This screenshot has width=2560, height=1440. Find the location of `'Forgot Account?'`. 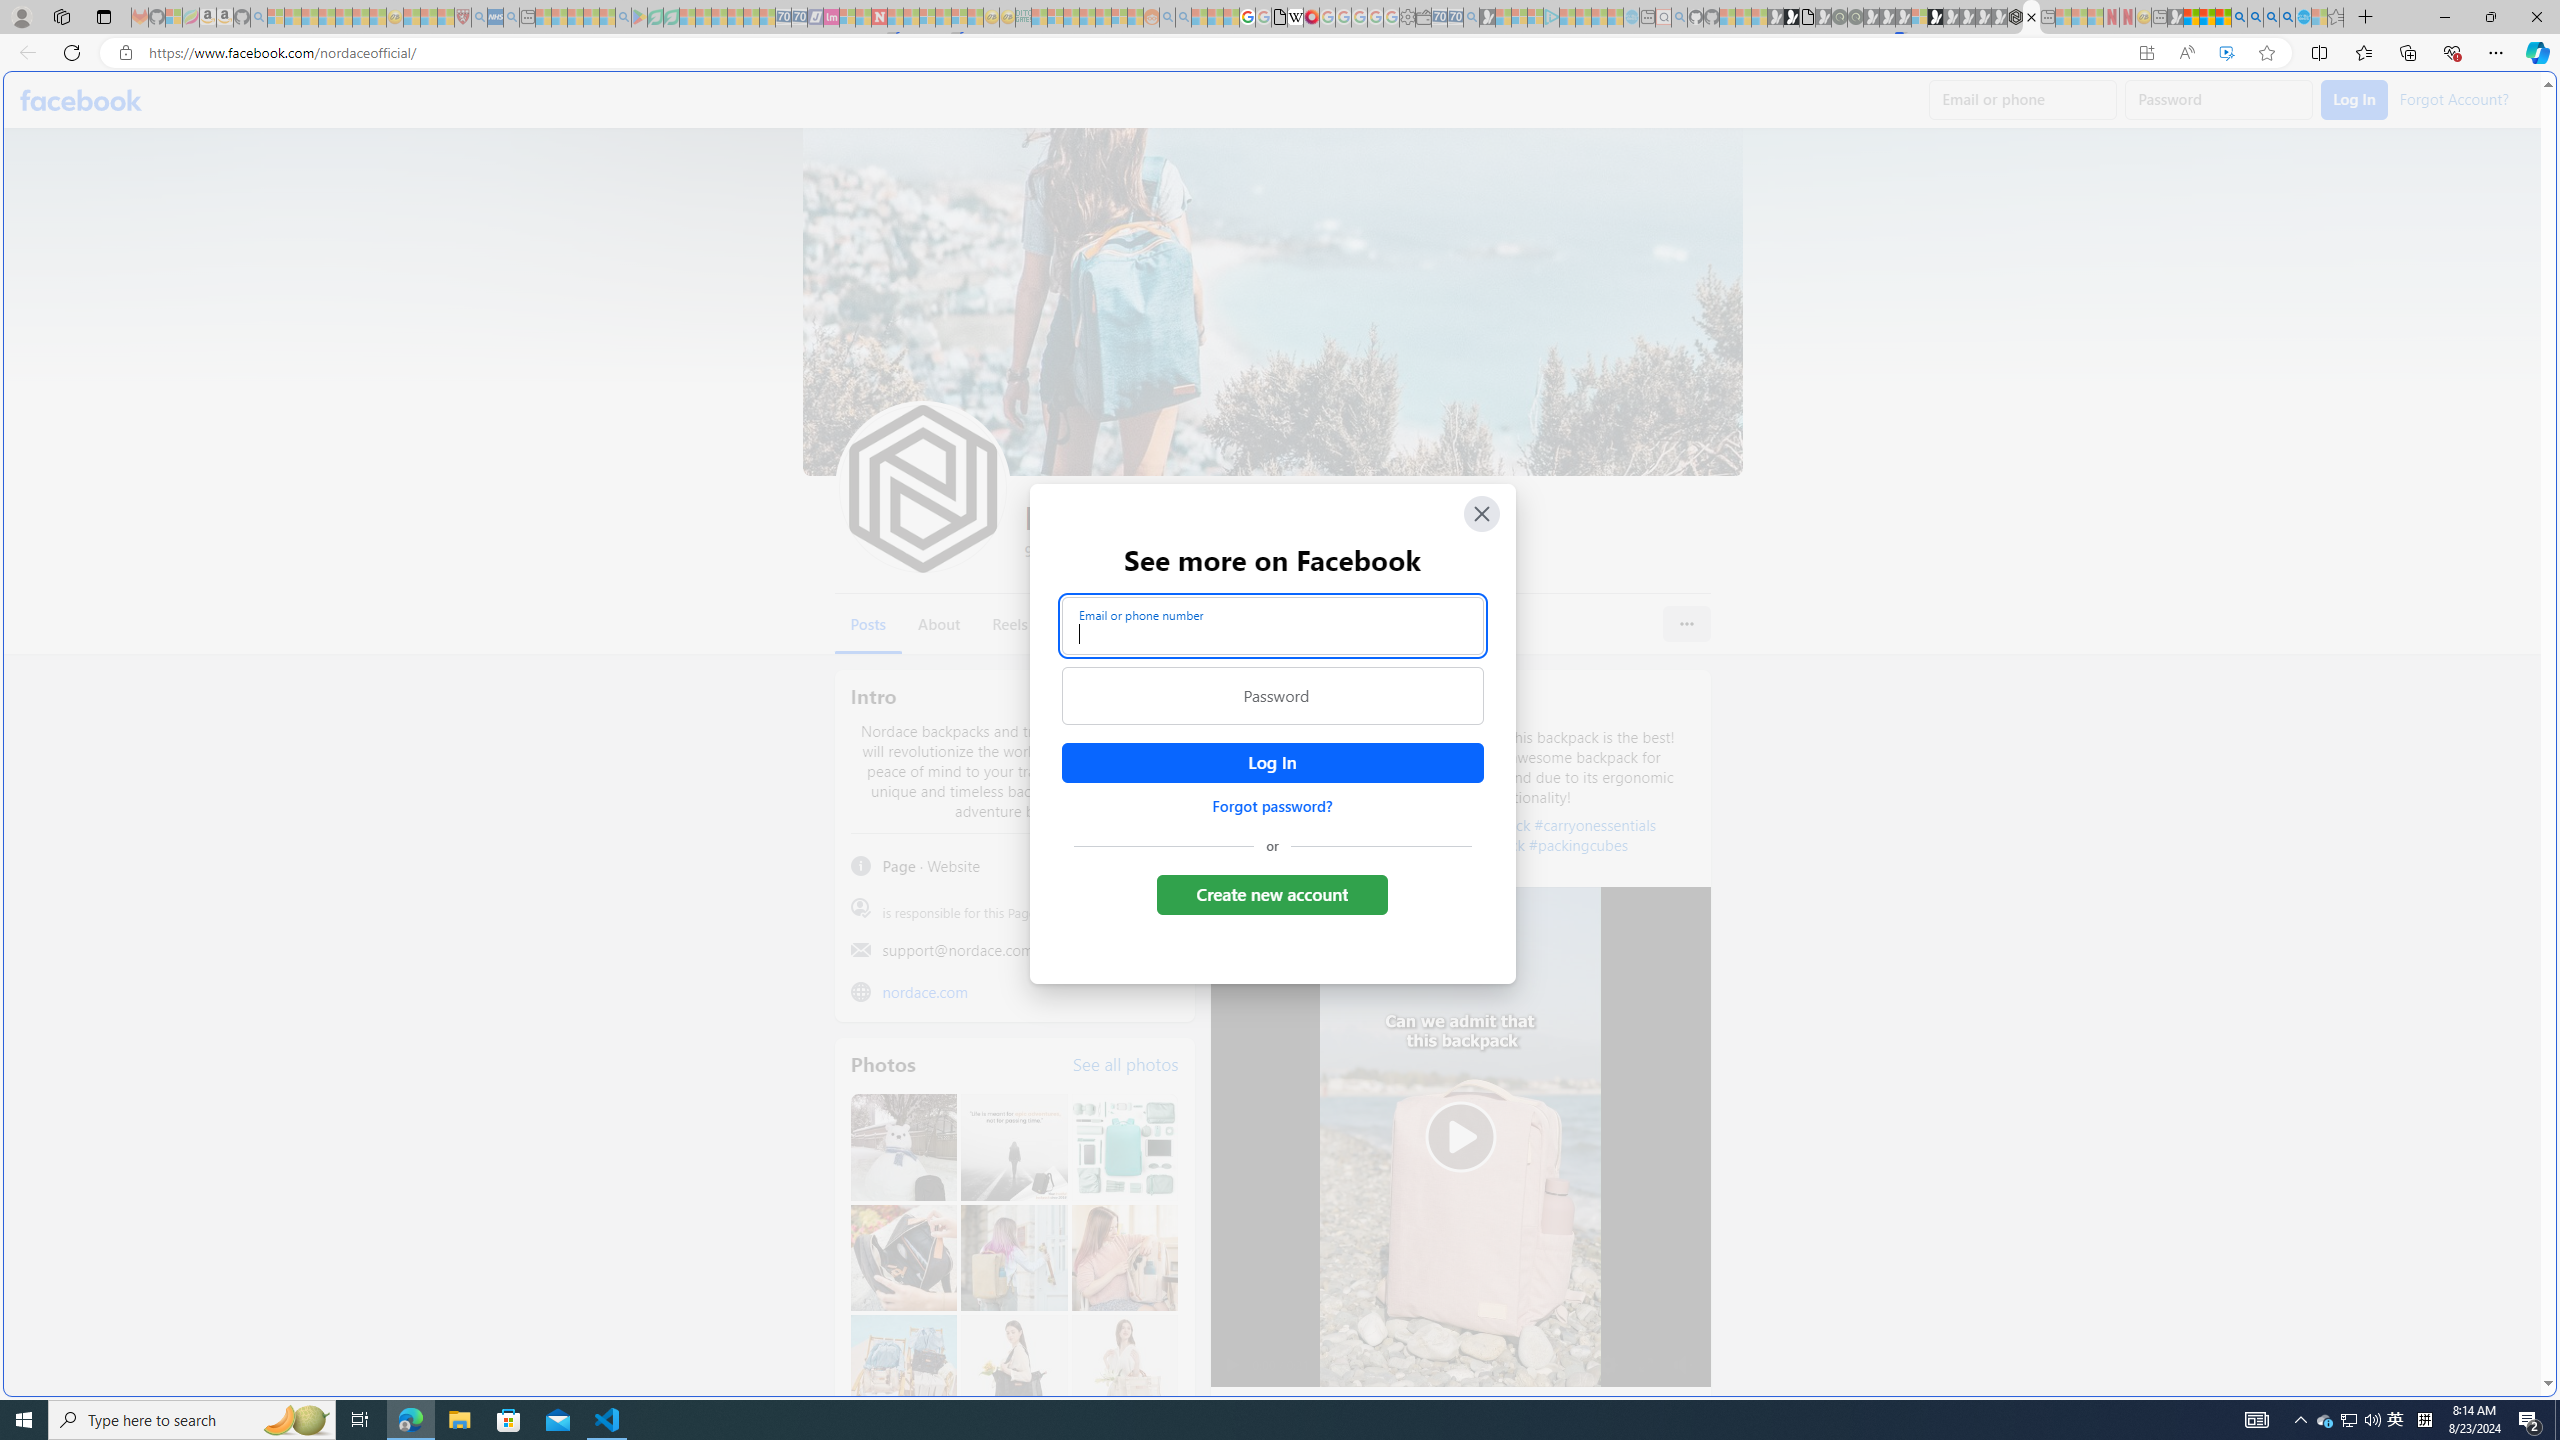

'Forgot Account?' is located at coordinates (2453, 97).